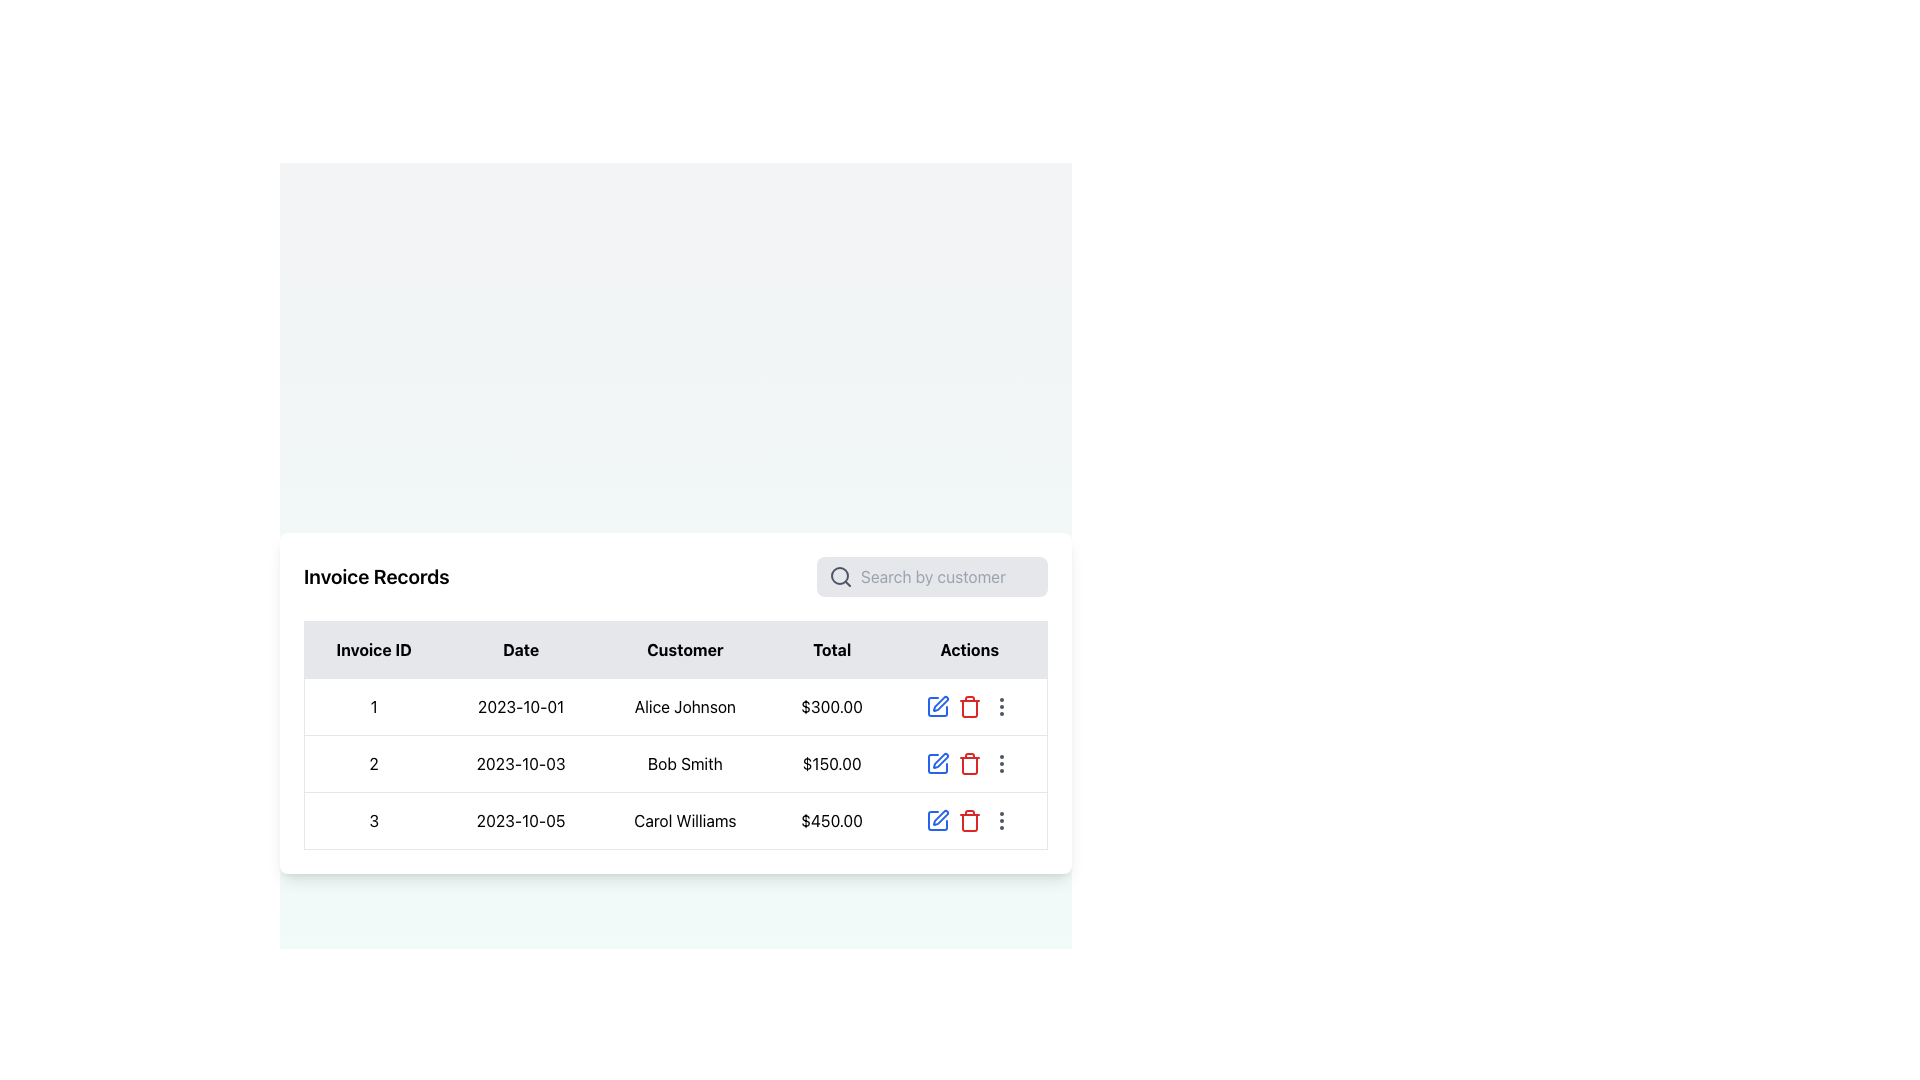  Describe the element at coordinates (685, 705) in the screenshot. I see `the text label displaying 'Alice Johnson' in black font, located in the third cell of the first row under the 'Customer' column of the table` at that location.